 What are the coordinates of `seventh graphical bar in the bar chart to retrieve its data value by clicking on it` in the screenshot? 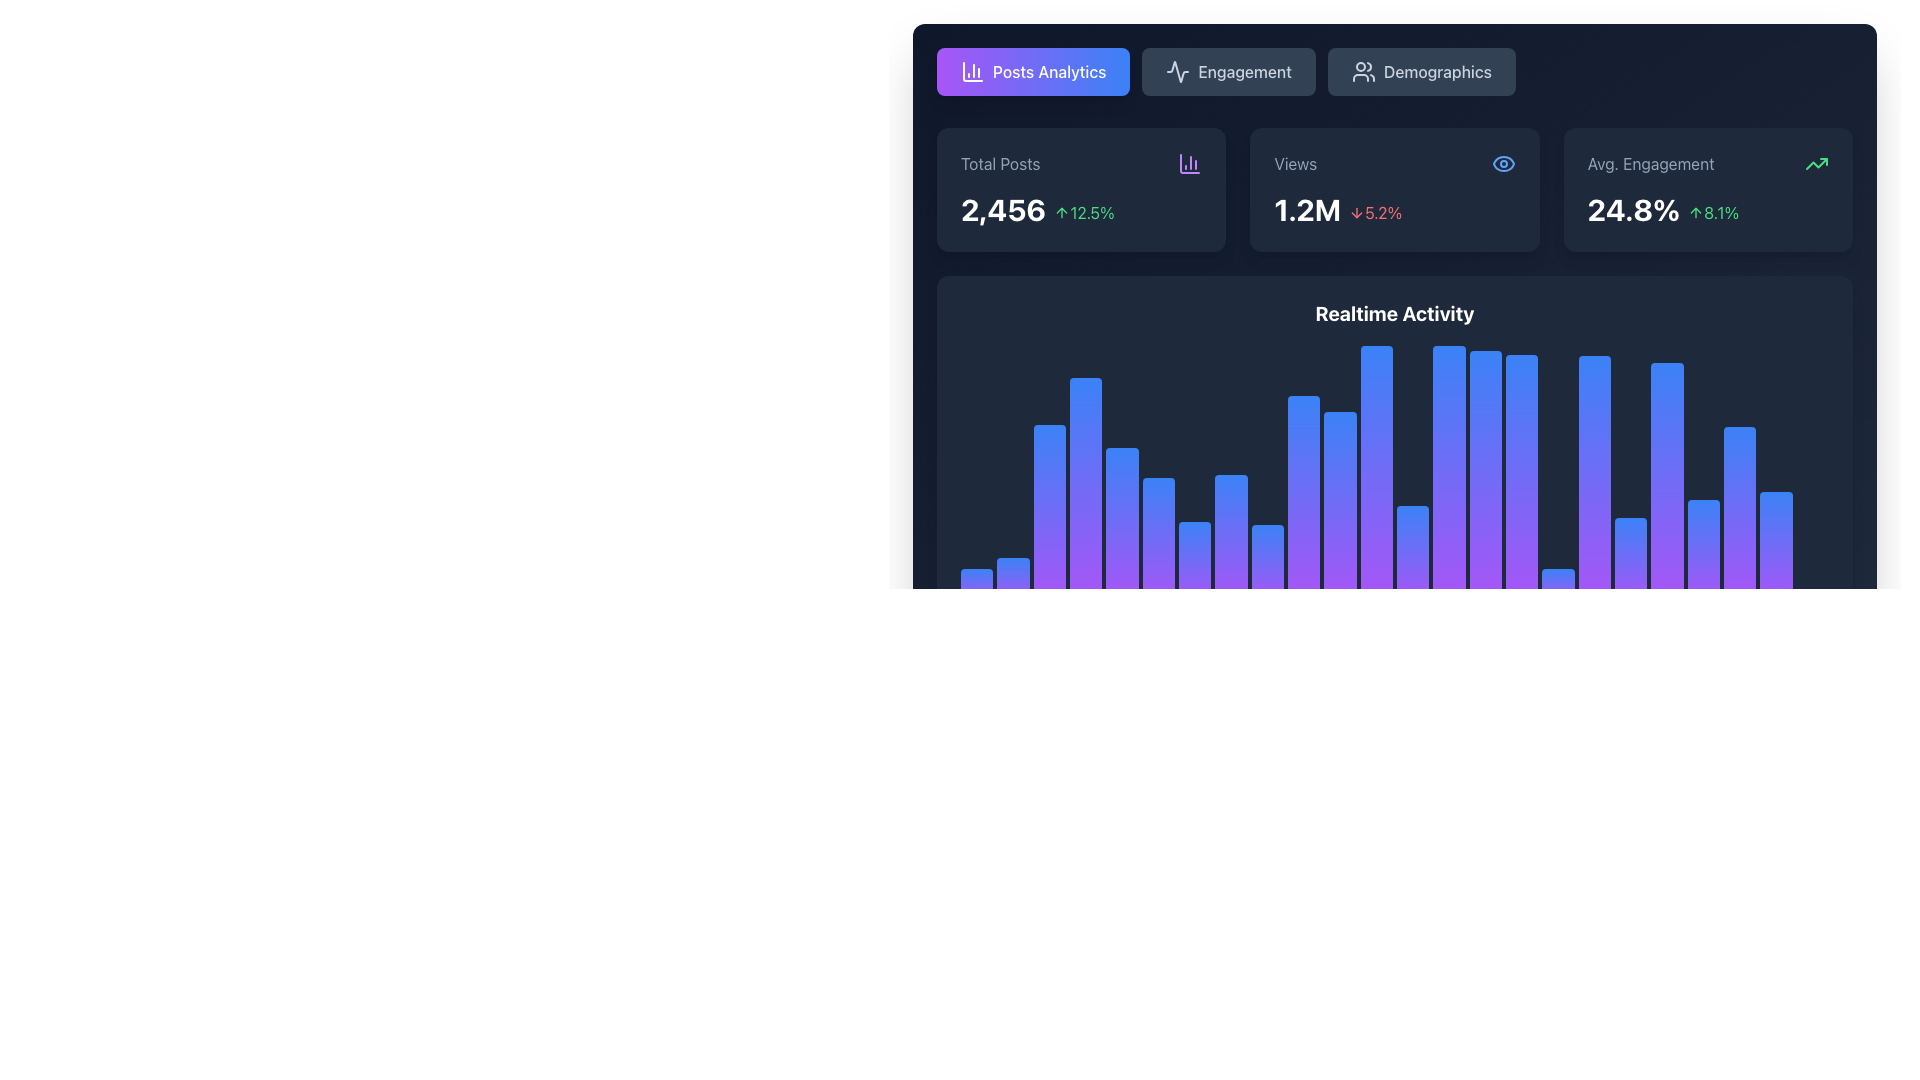 It's located at (1195, 587).